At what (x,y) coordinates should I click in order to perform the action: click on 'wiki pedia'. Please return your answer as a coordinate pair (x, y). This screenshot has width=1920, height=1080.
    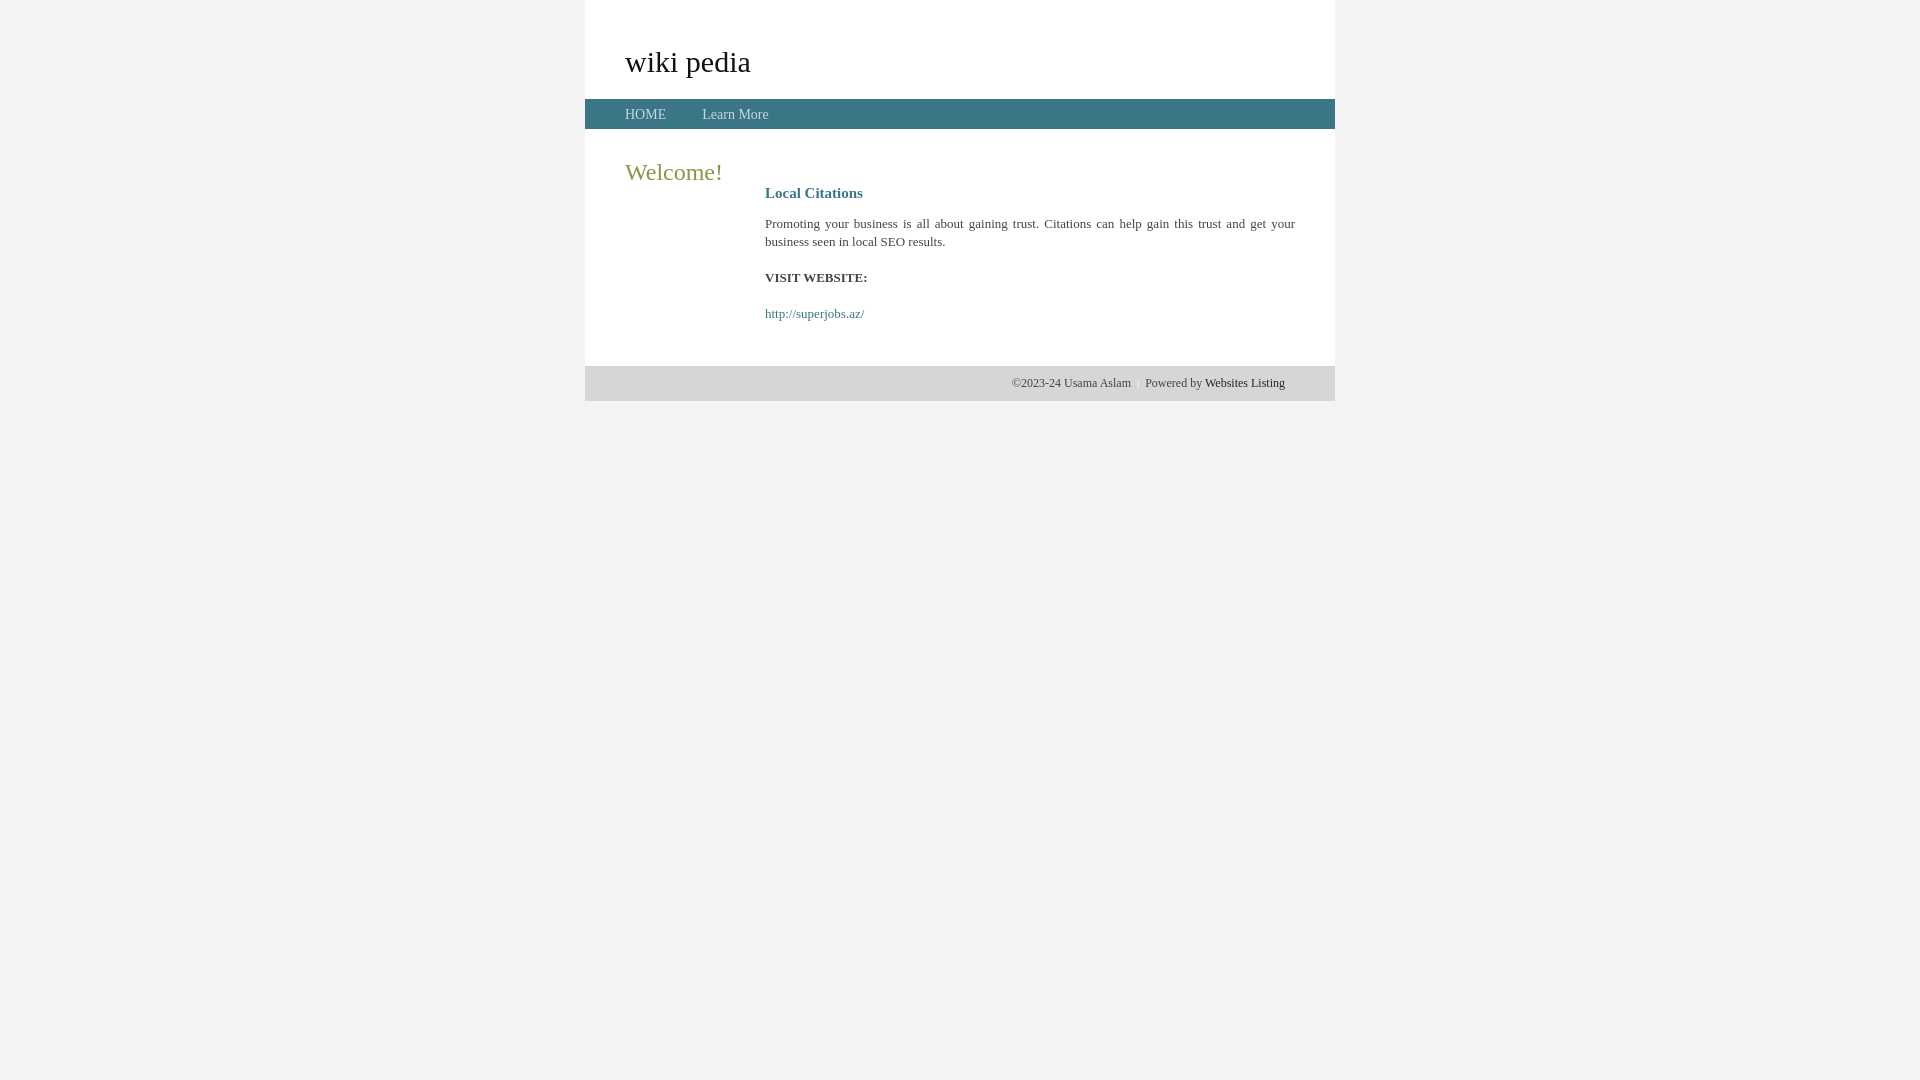
    Looking at the image, I should click on (687, 60).